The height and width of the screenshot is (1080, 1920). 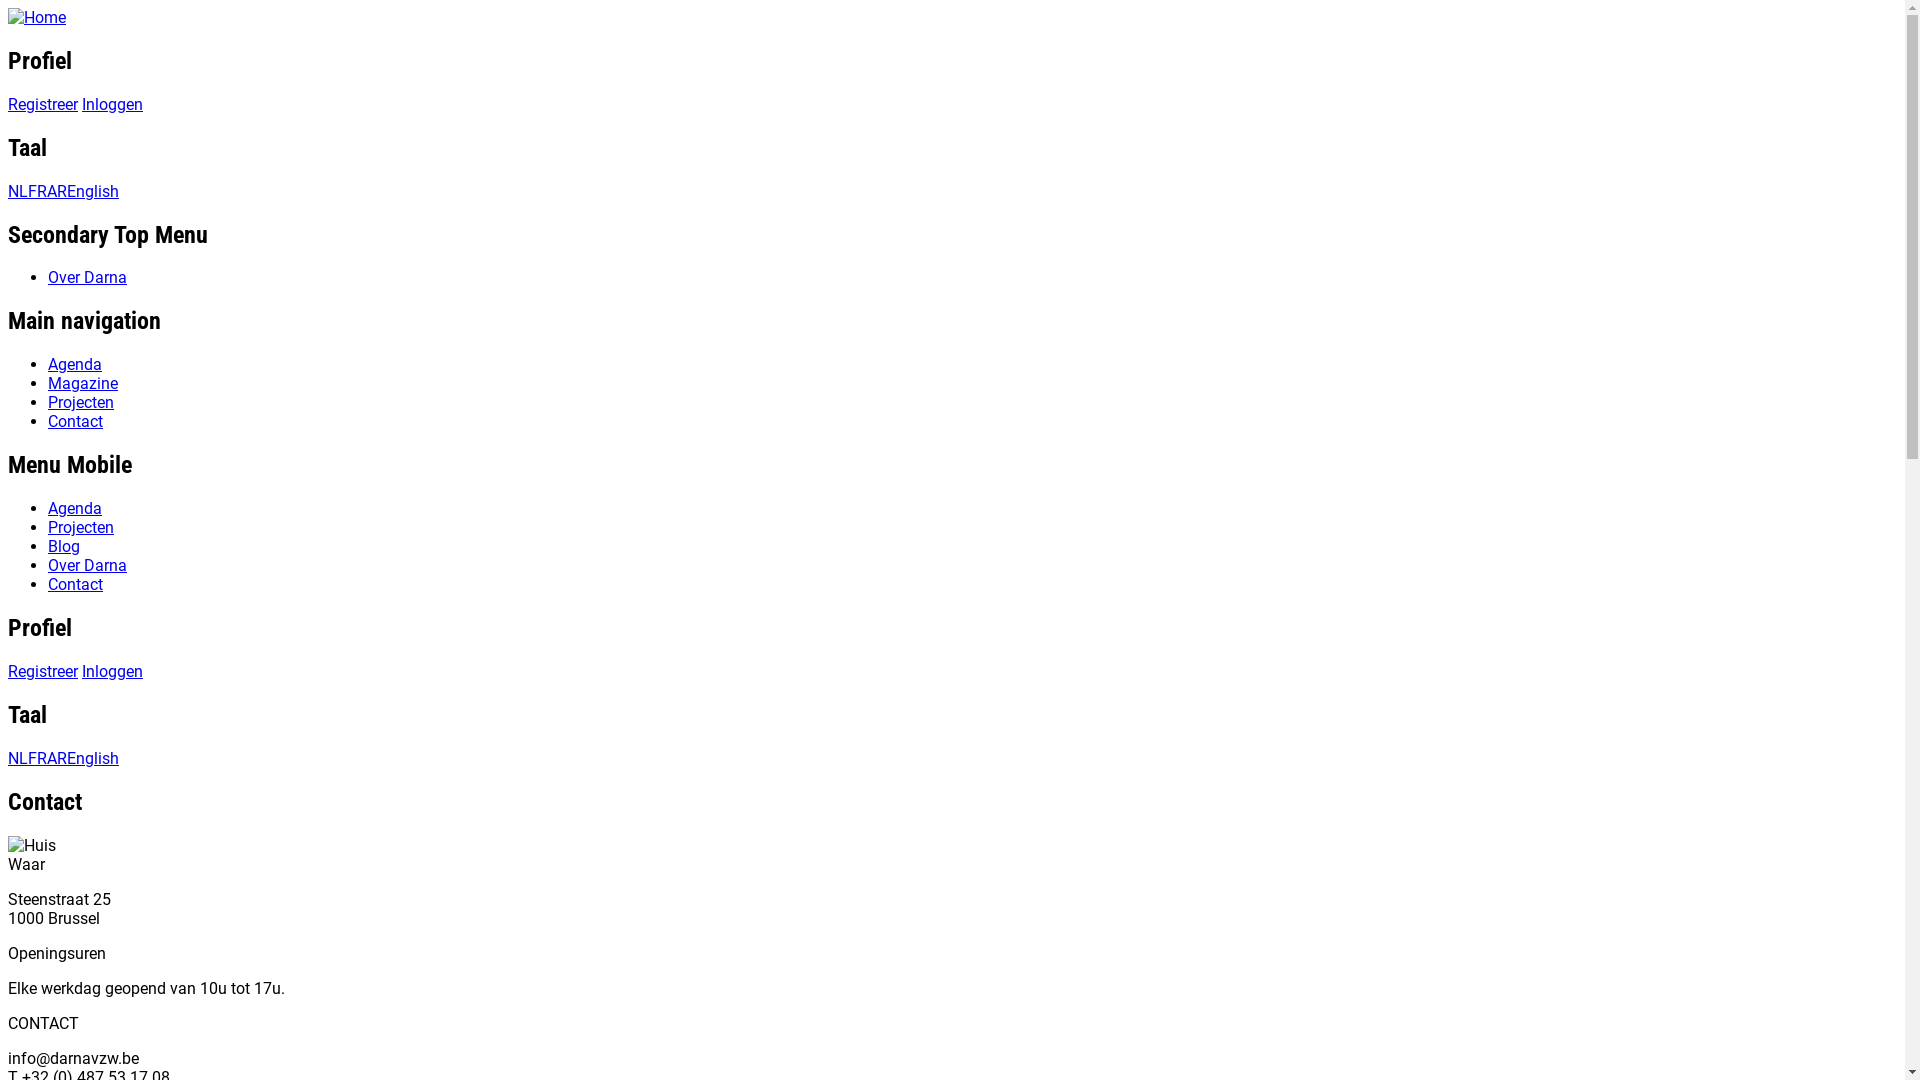 What do you see at coordinates (75, 364) in the screenshot?
I see `'Agenda'` at bounding box center [75, 364].